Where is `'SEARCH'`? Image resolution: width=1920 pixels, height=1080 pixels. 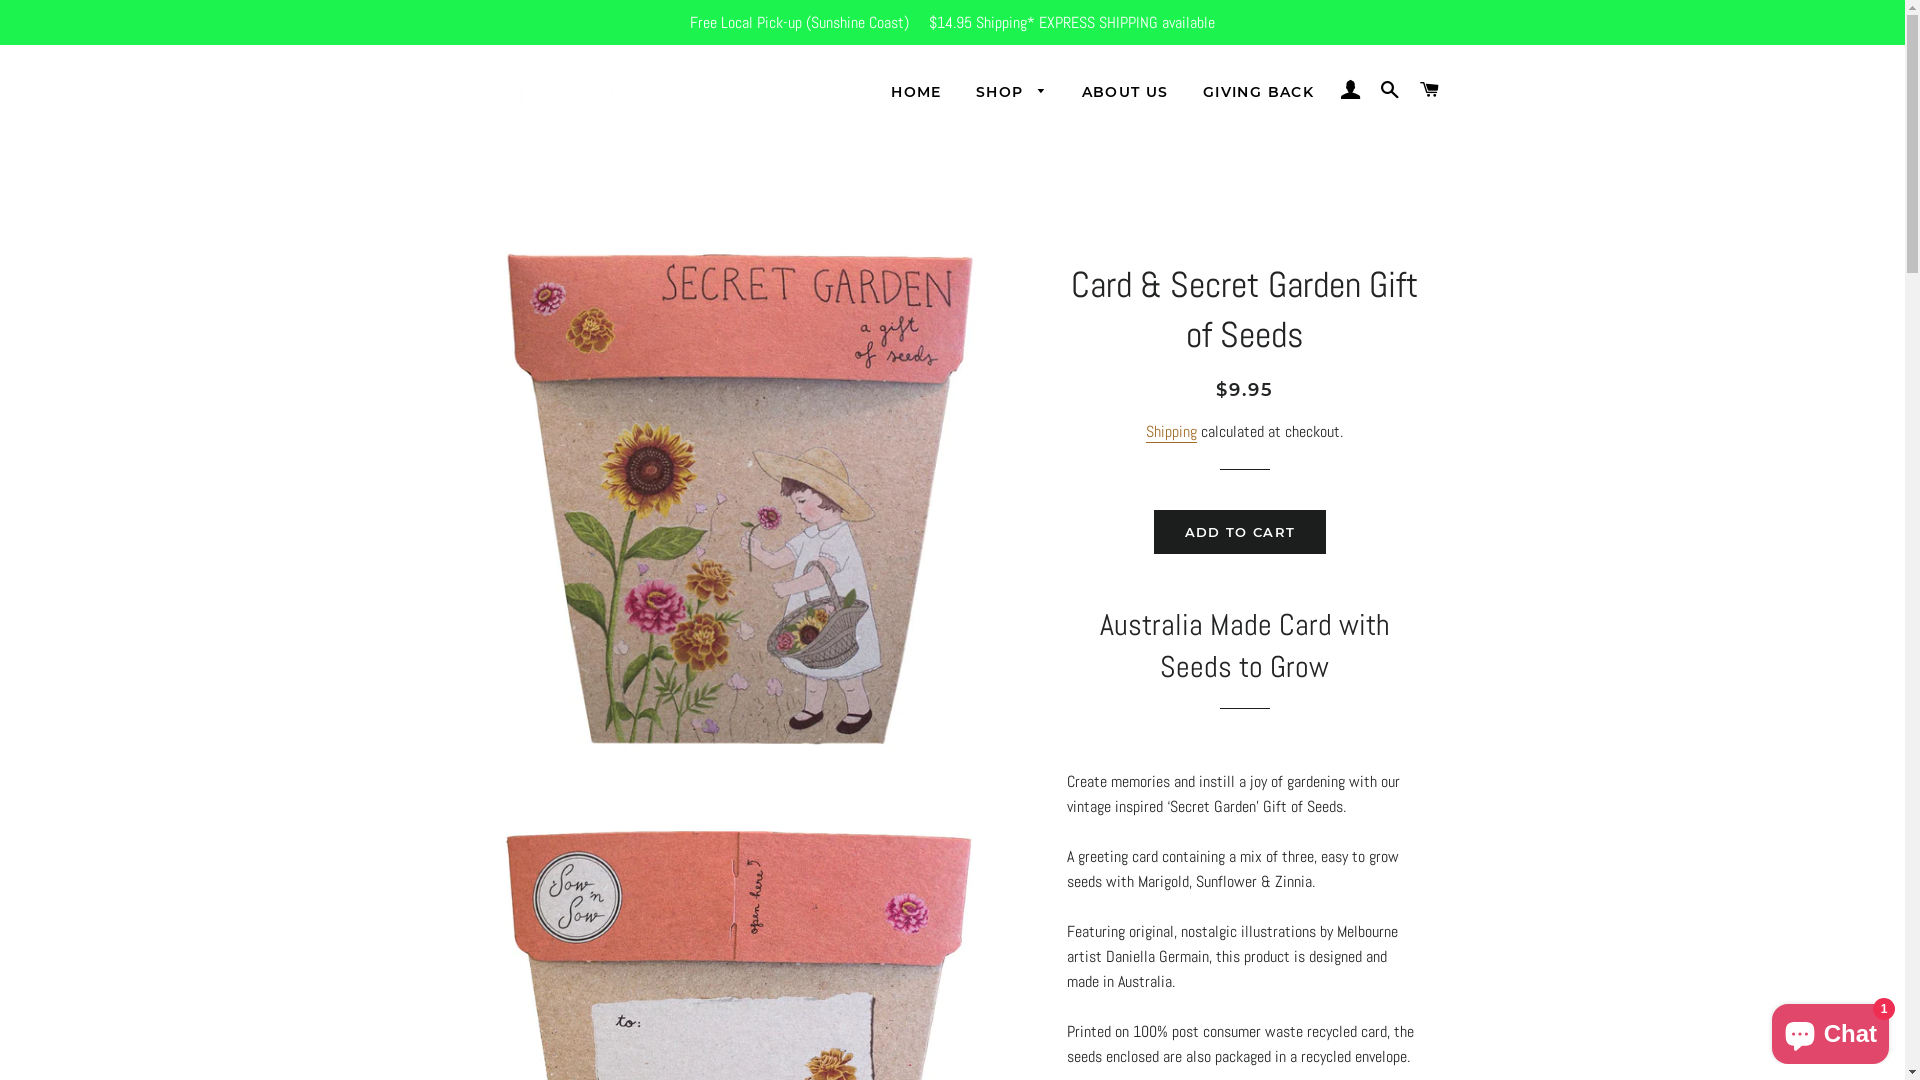 'SEARCH' is located at coordinates (1389, 88).